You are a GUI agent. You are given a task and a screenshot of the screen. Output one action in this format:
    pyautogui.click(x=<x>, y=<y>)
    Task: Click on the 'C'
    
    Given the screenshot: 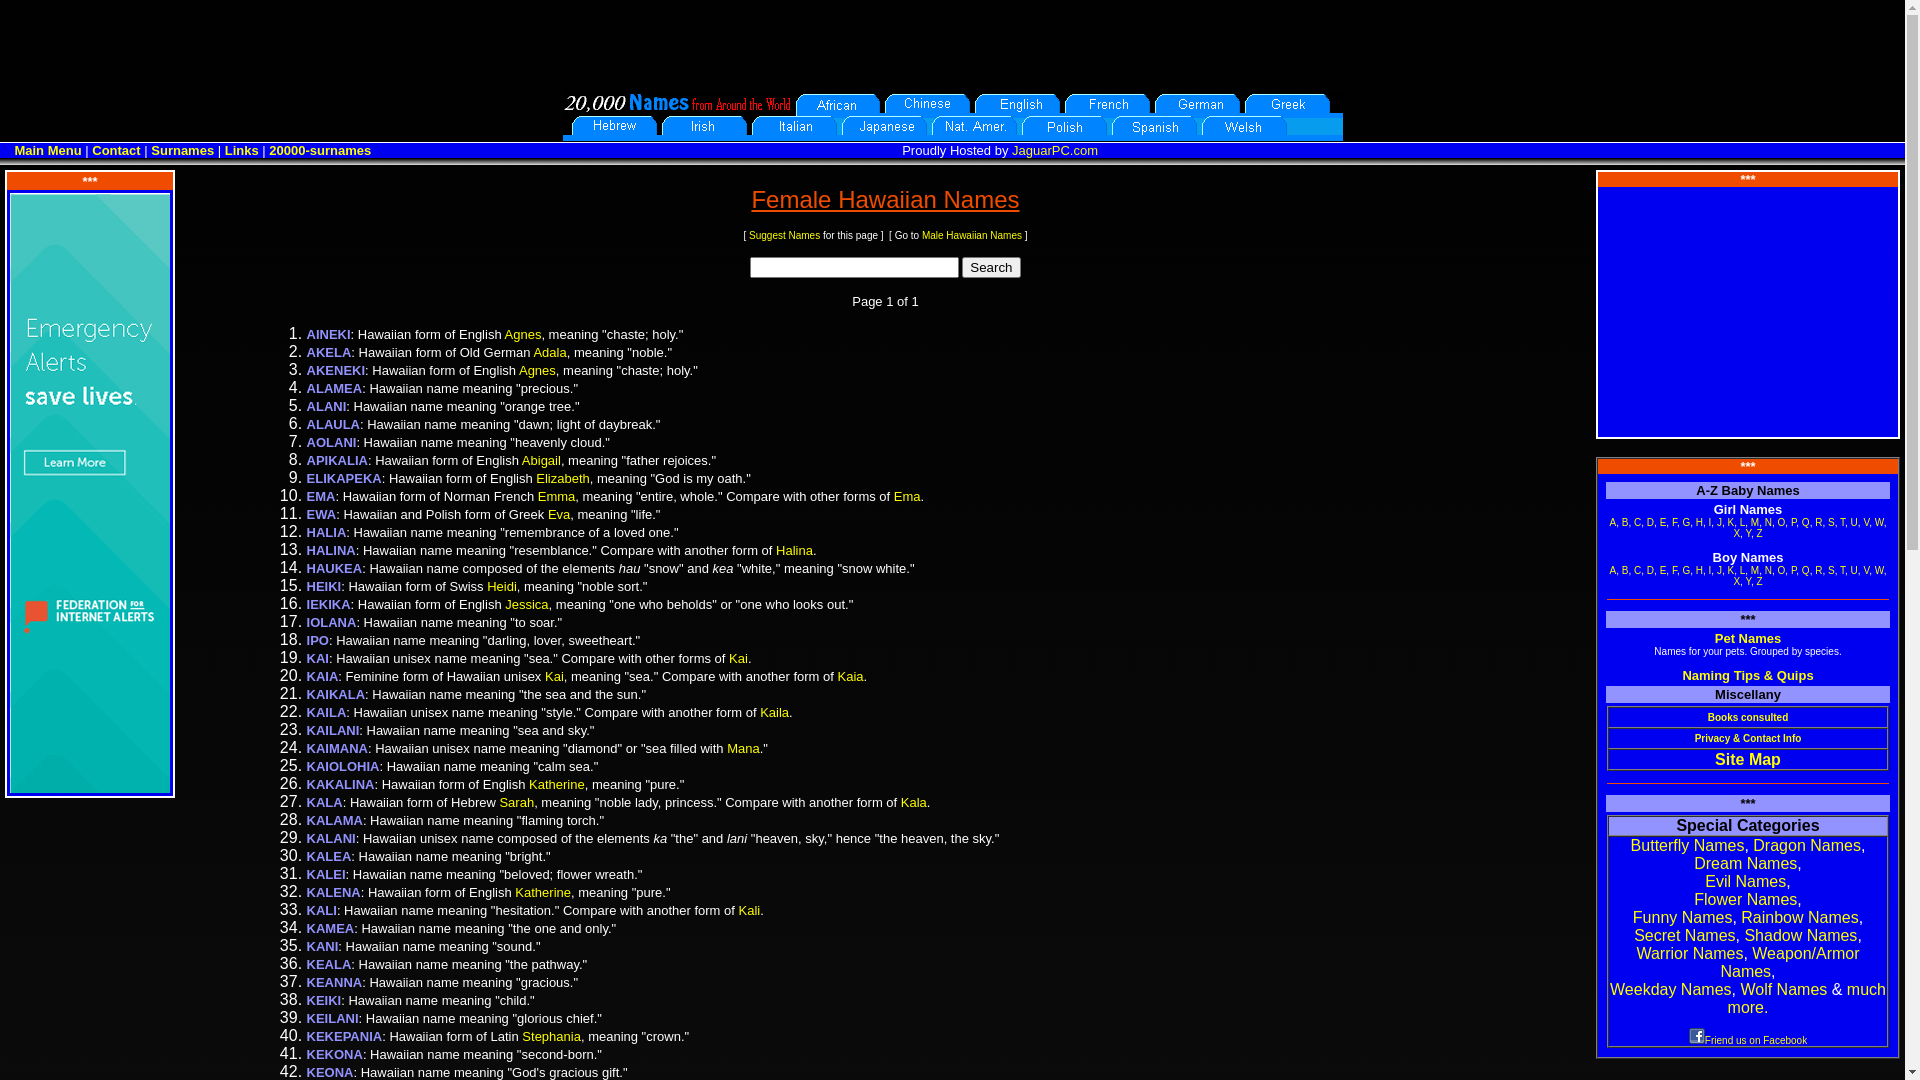 What is the action you would take?
    pyautogui.click(x=1637, y=570)
    